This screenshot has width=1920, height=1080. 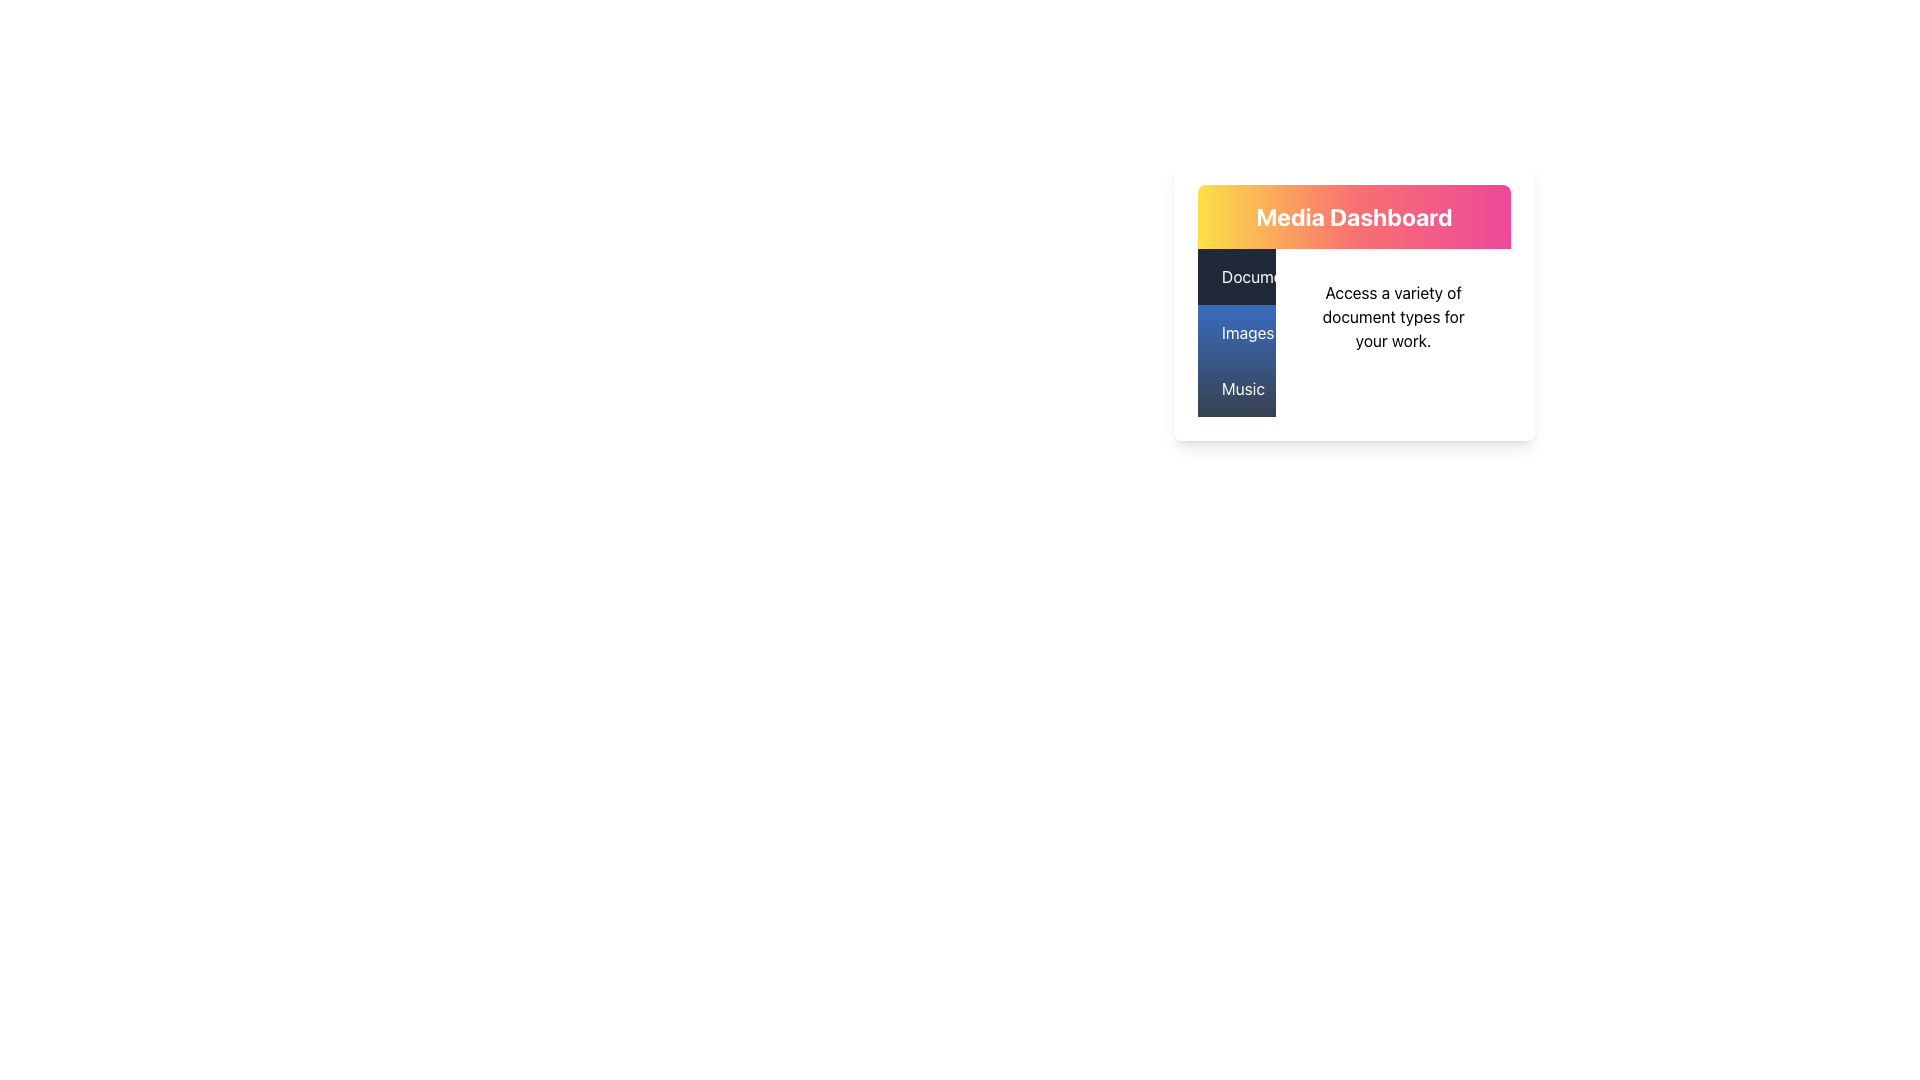 What do you see at coordinates (1247, 331) in the screenshot?
I see `the text element in the navigation menu that is positioned below 'Documents' and above 'Music'` at bounding box center [1247, 331].